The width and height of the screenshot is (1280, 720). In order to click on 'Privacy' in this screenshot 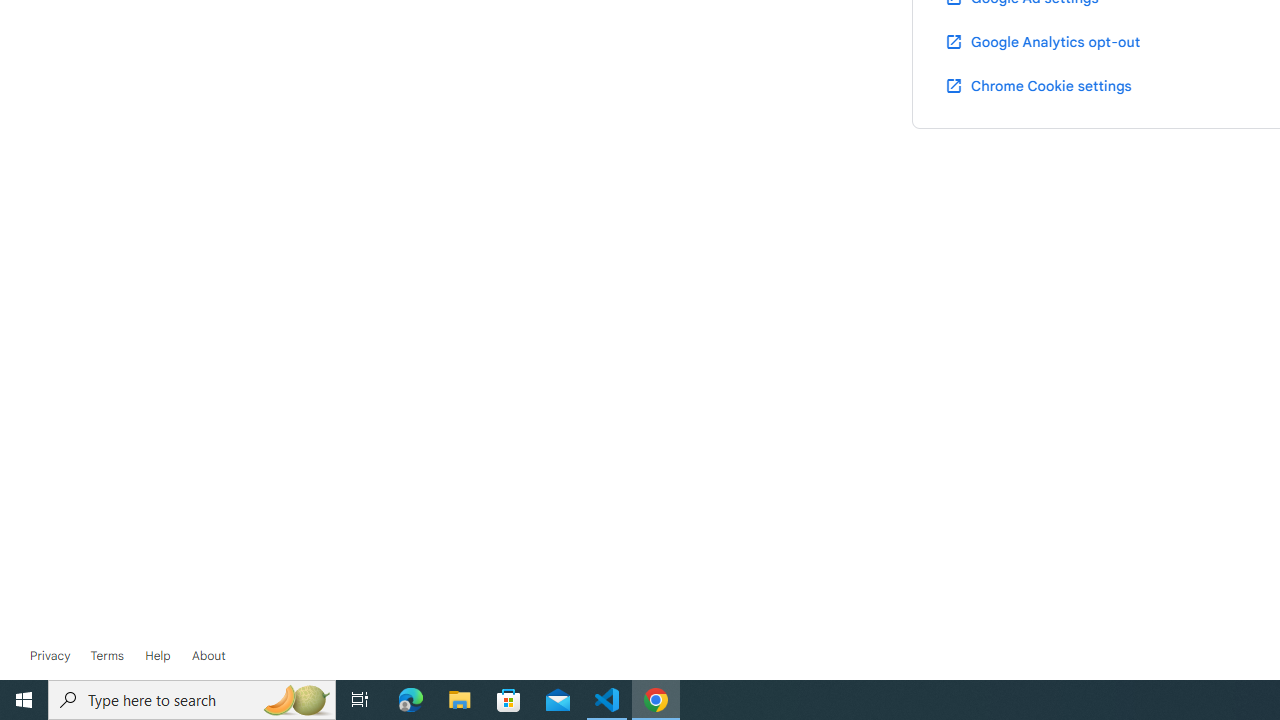, I will do `click(50, 655)`.